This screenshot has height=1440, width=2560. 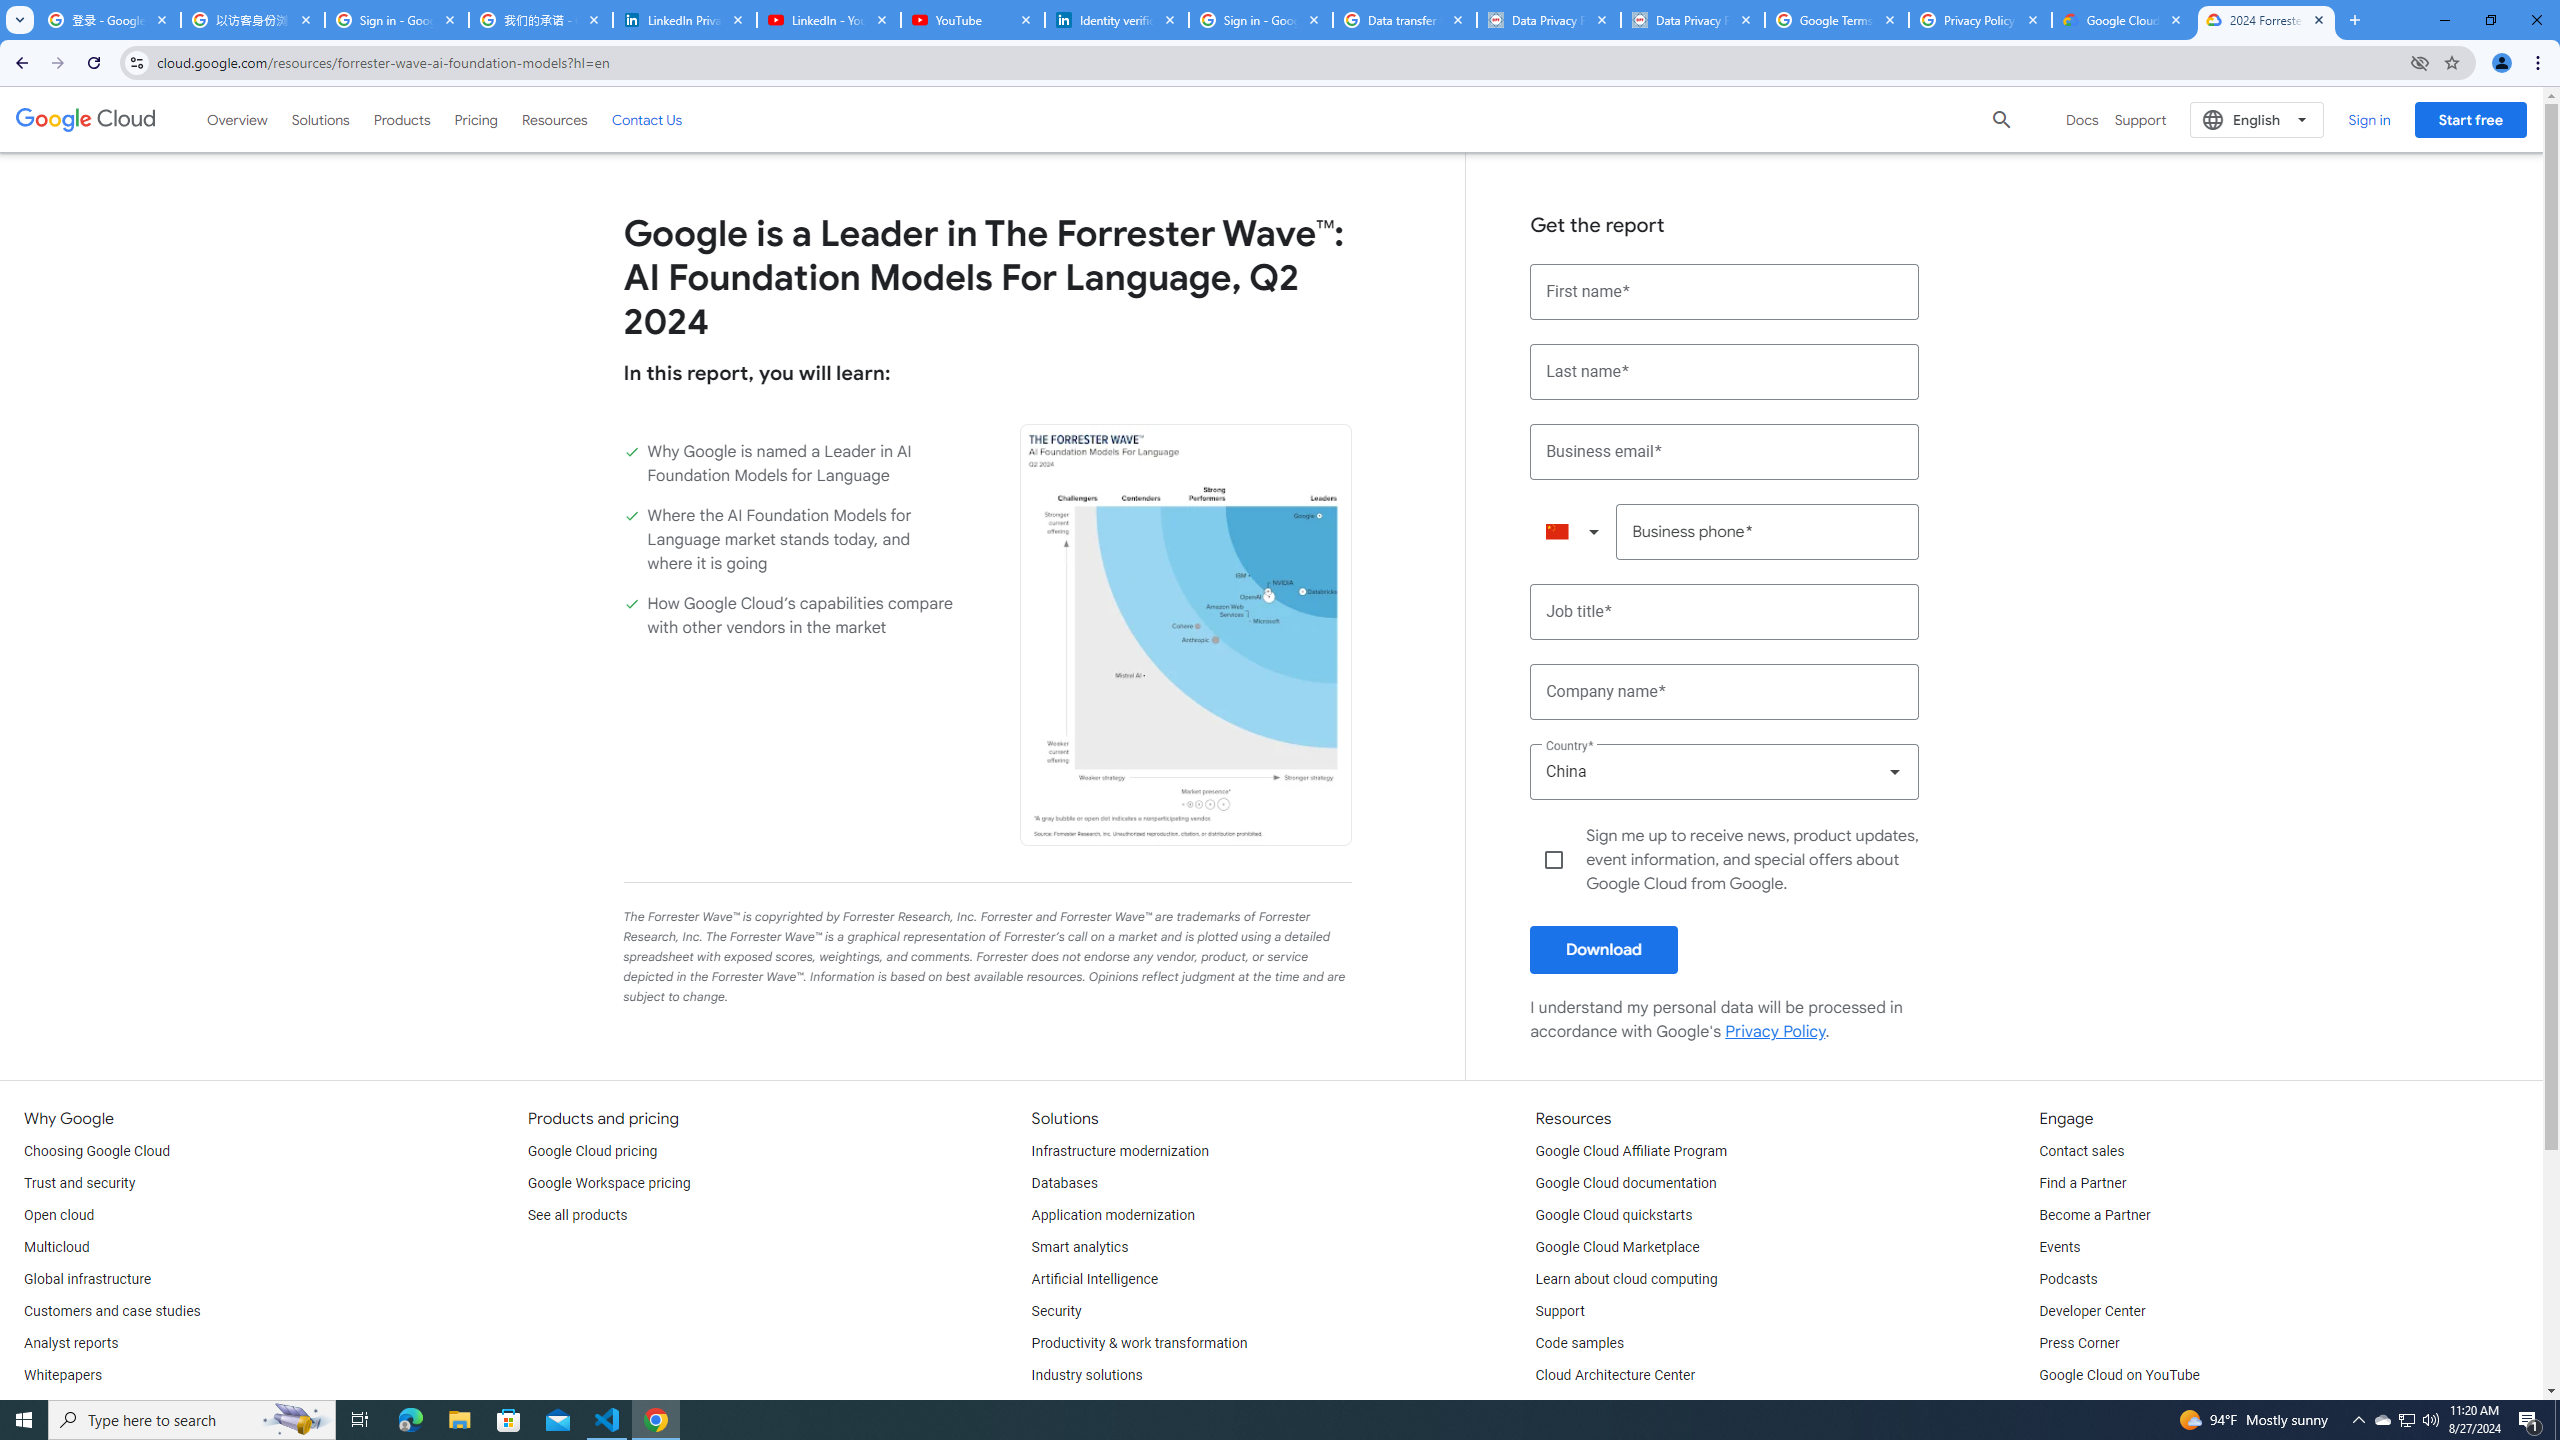 What do you see at coordinates (400, 118) in the screenshot?
I see `'Products'` at bounding box center [400, 118].